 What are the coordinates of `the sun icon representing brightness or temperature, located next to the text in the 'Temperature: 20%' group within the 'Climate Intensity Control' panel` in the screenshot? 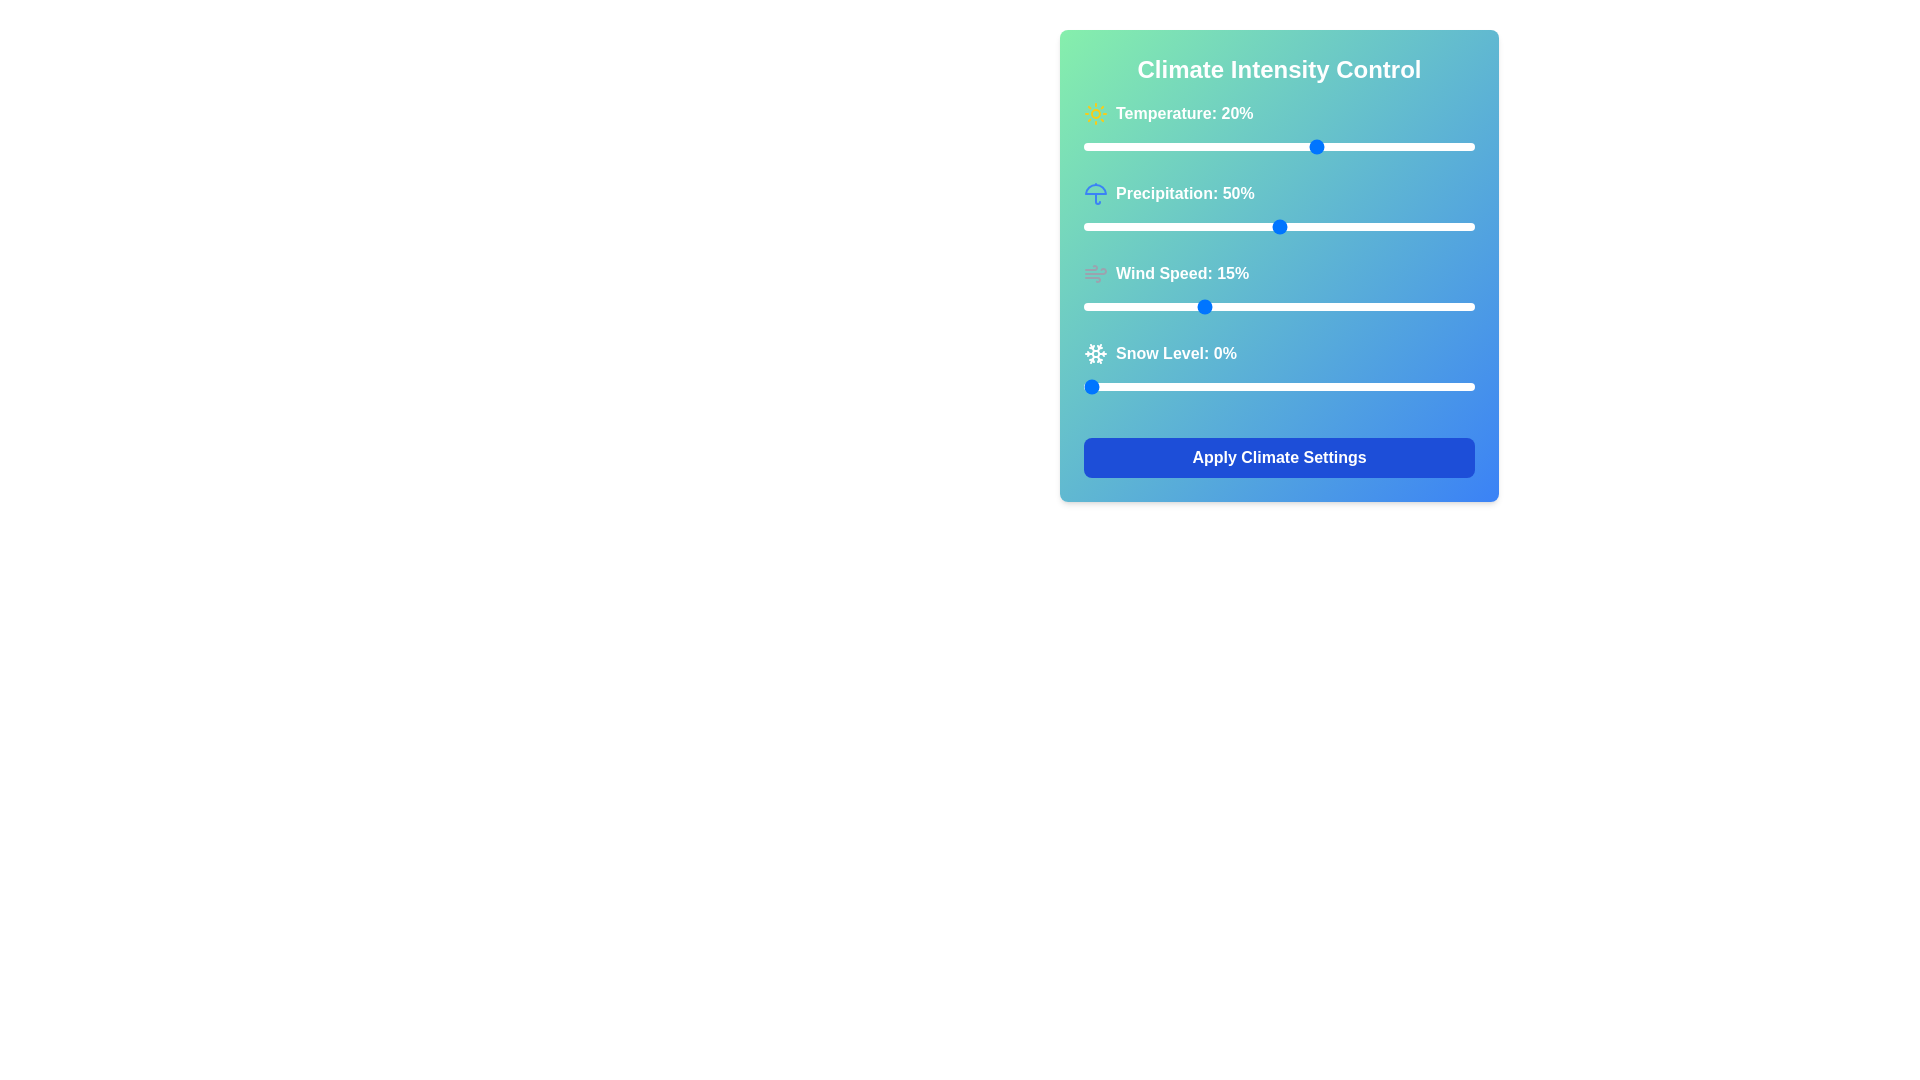 It's located at (1094, 114).